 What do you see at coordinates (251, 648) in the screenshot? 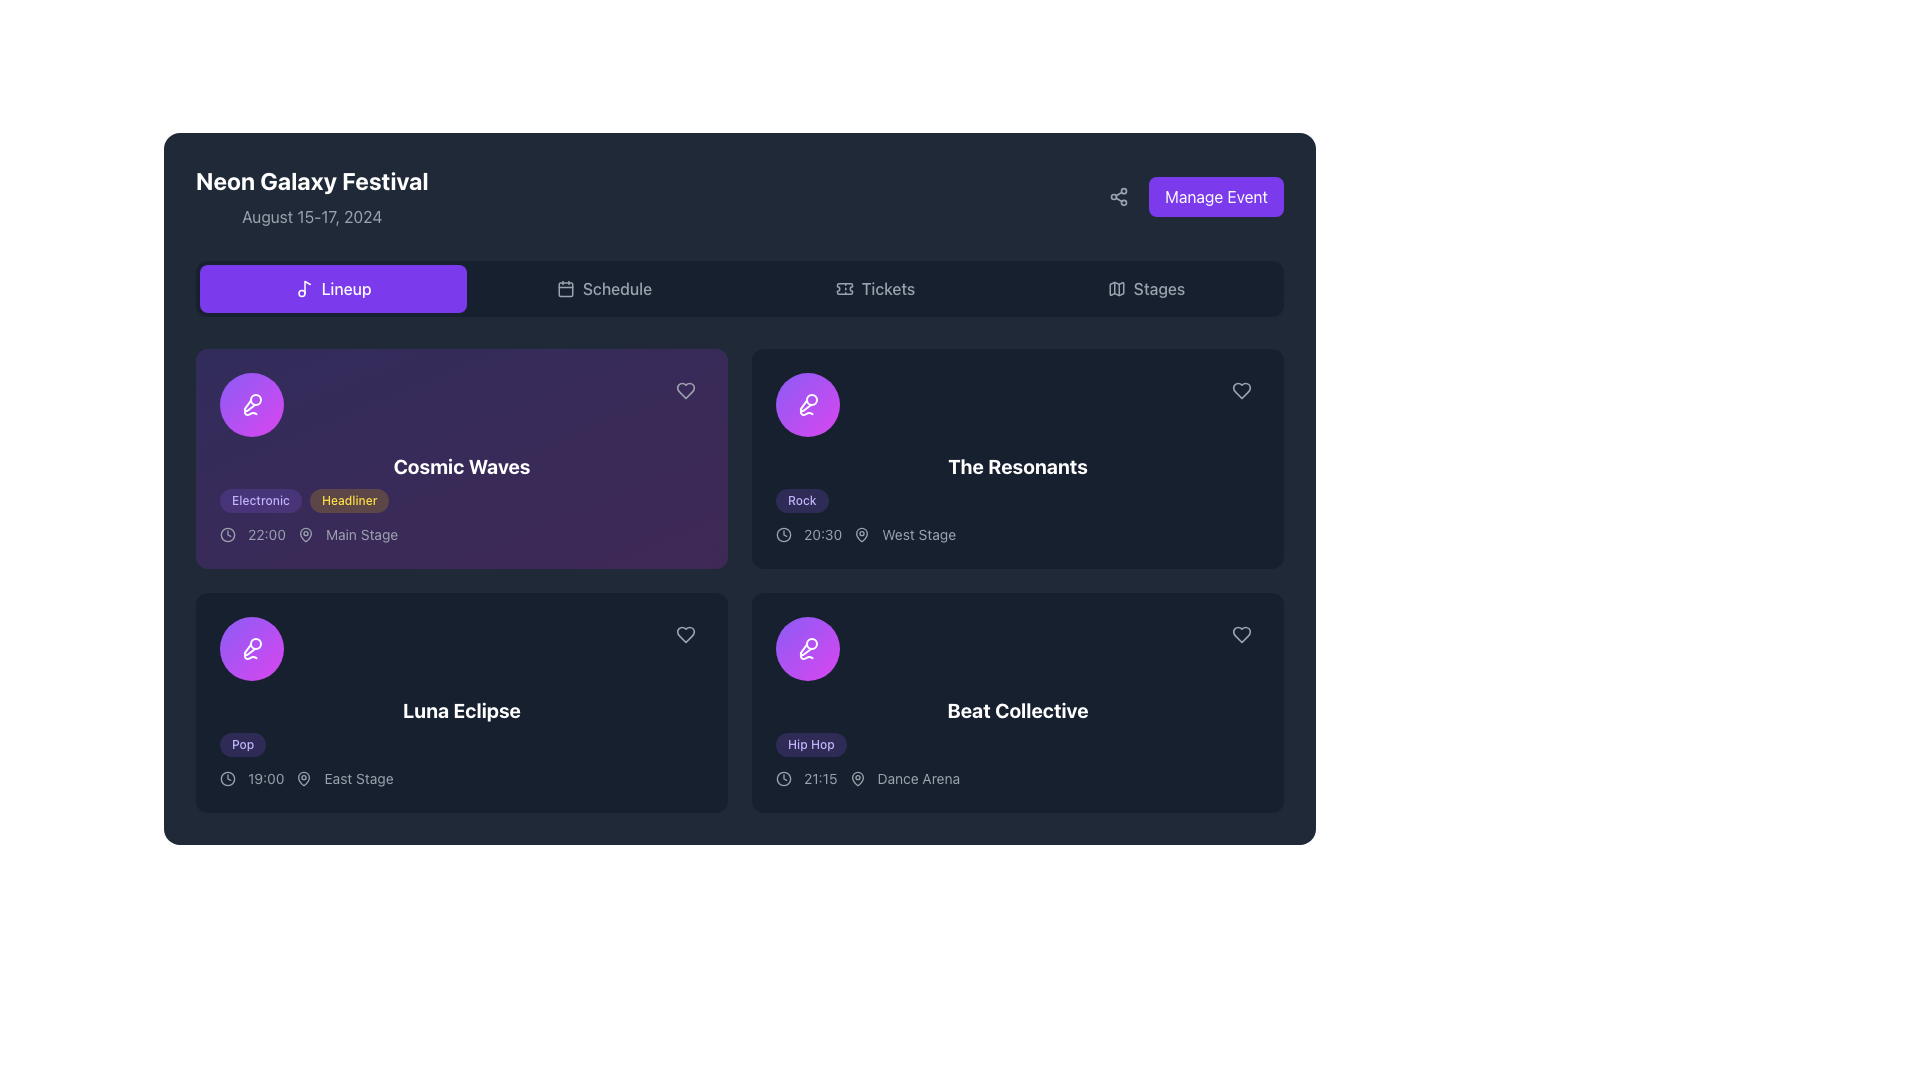
I see `the icon representing the 'Luna Eclipse' card located in the lower-left card under the 'Lineup' section, positioned to the left of the 'Luna Eclipse' title` at bounding box center [251, 648].